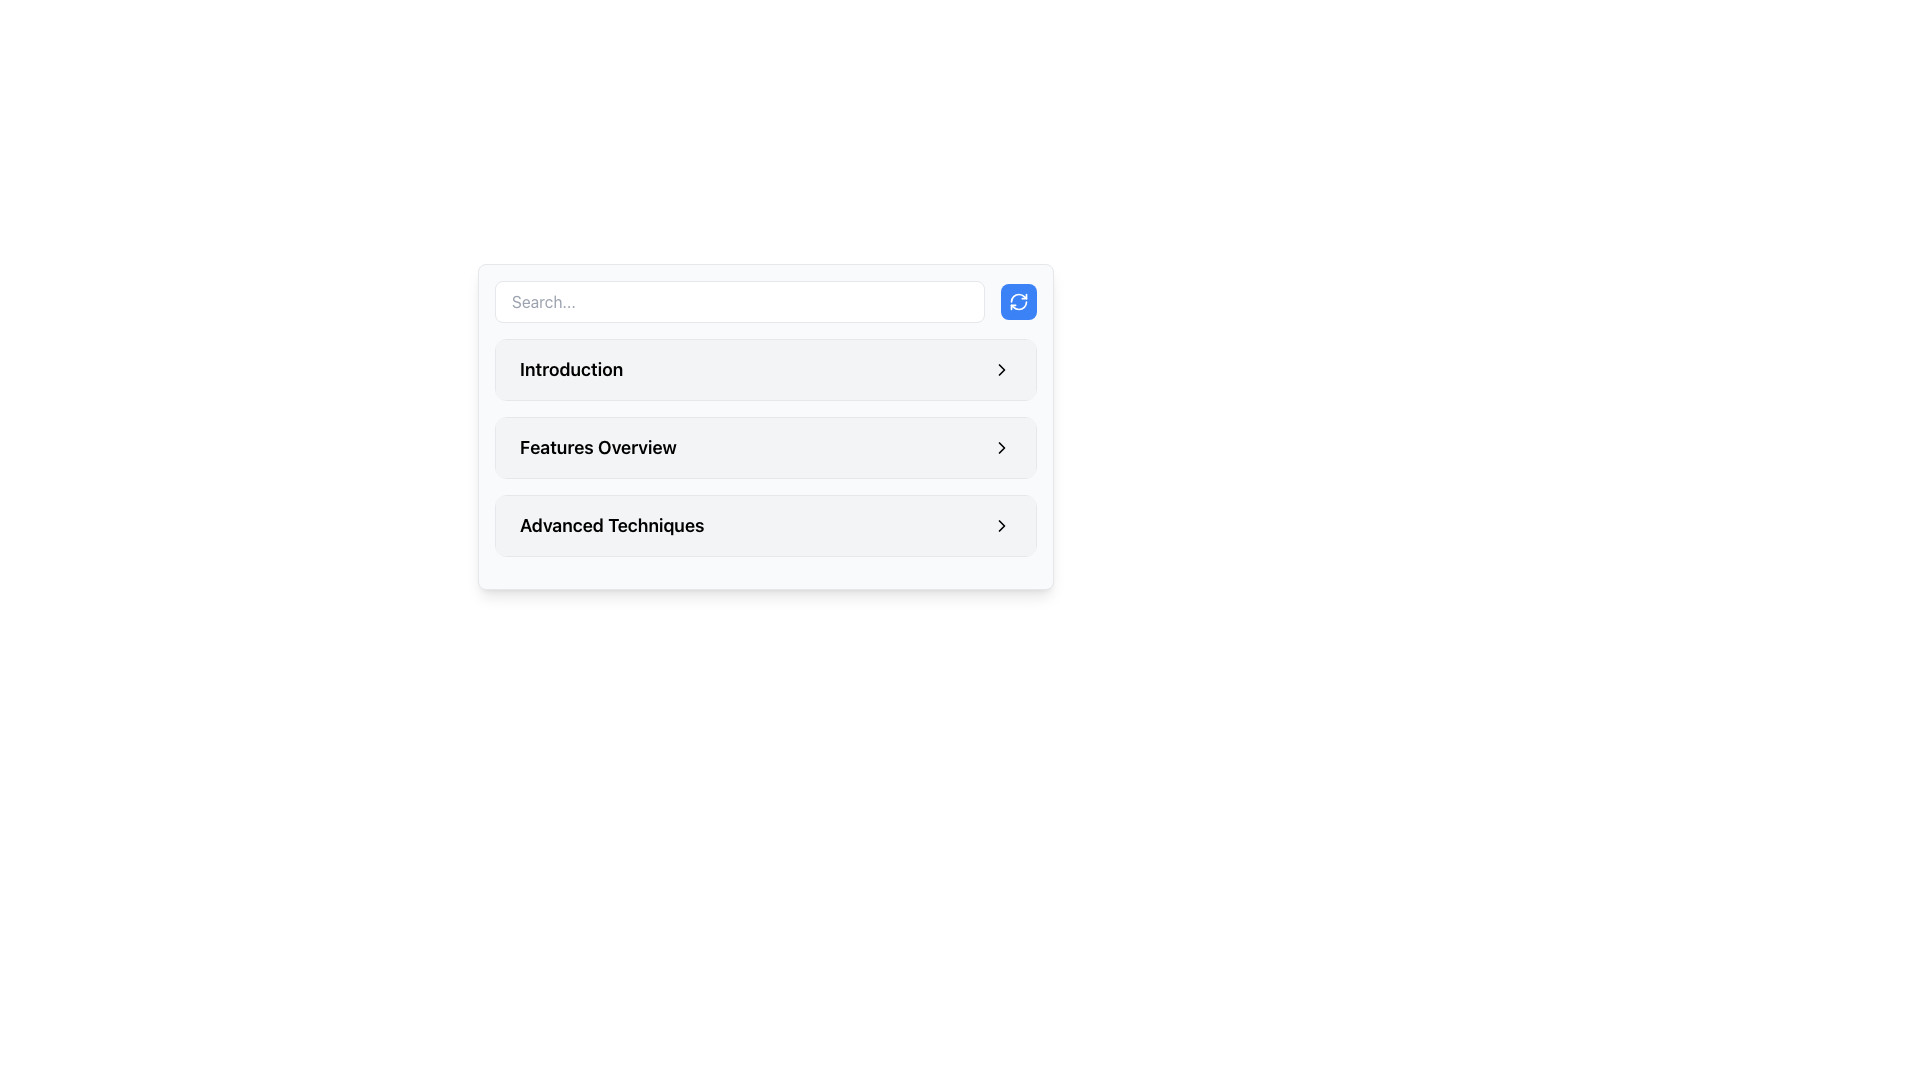 This screenshot has height=1080, width=1920. What do you see at coordinates (611, 524) in the screenshot?
I see `the 'Advanced Techniques' text label, which is the third item in a vertical list of sections, for advanced interactions` at bounding box center [611, 524].